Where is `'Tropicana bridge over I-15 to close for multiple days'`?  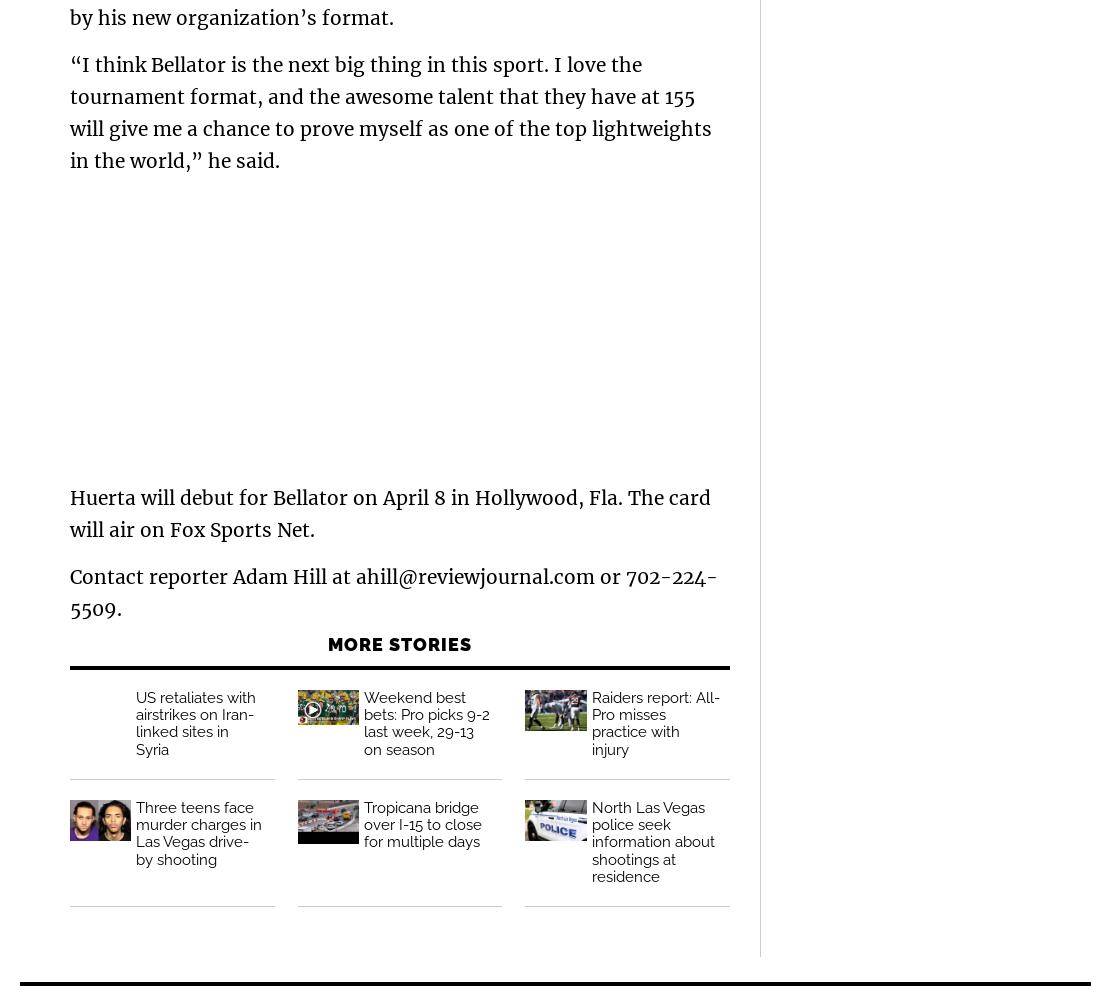
'Tropicana bridge over I-15 to close for multiple days' is located at coordinates (362, 823).